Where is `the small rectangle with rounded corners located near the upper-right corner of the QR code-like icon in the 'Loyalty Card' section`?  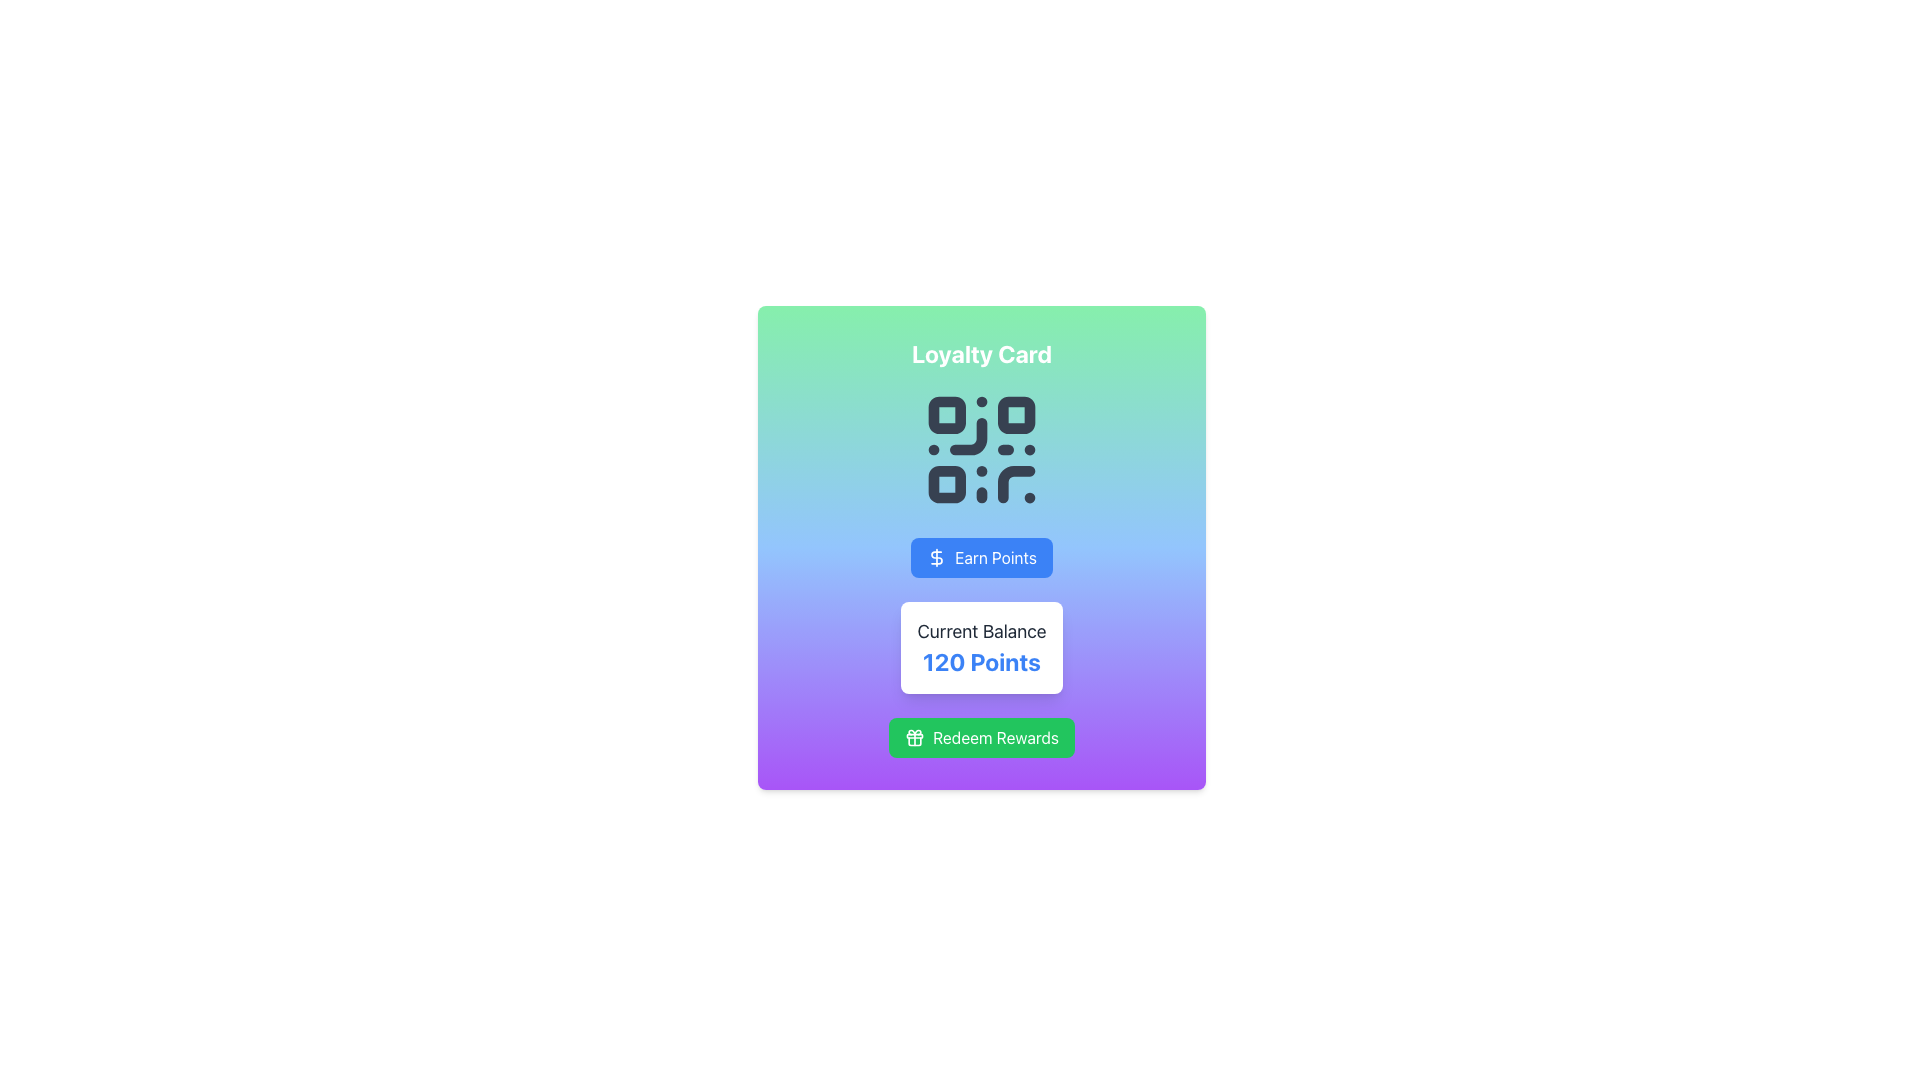
the small rectangle with rounded corners located near the upper-right corner of the QR code-like icon in the 'Loyalty Card' section is located at coordinates (1016, 414).